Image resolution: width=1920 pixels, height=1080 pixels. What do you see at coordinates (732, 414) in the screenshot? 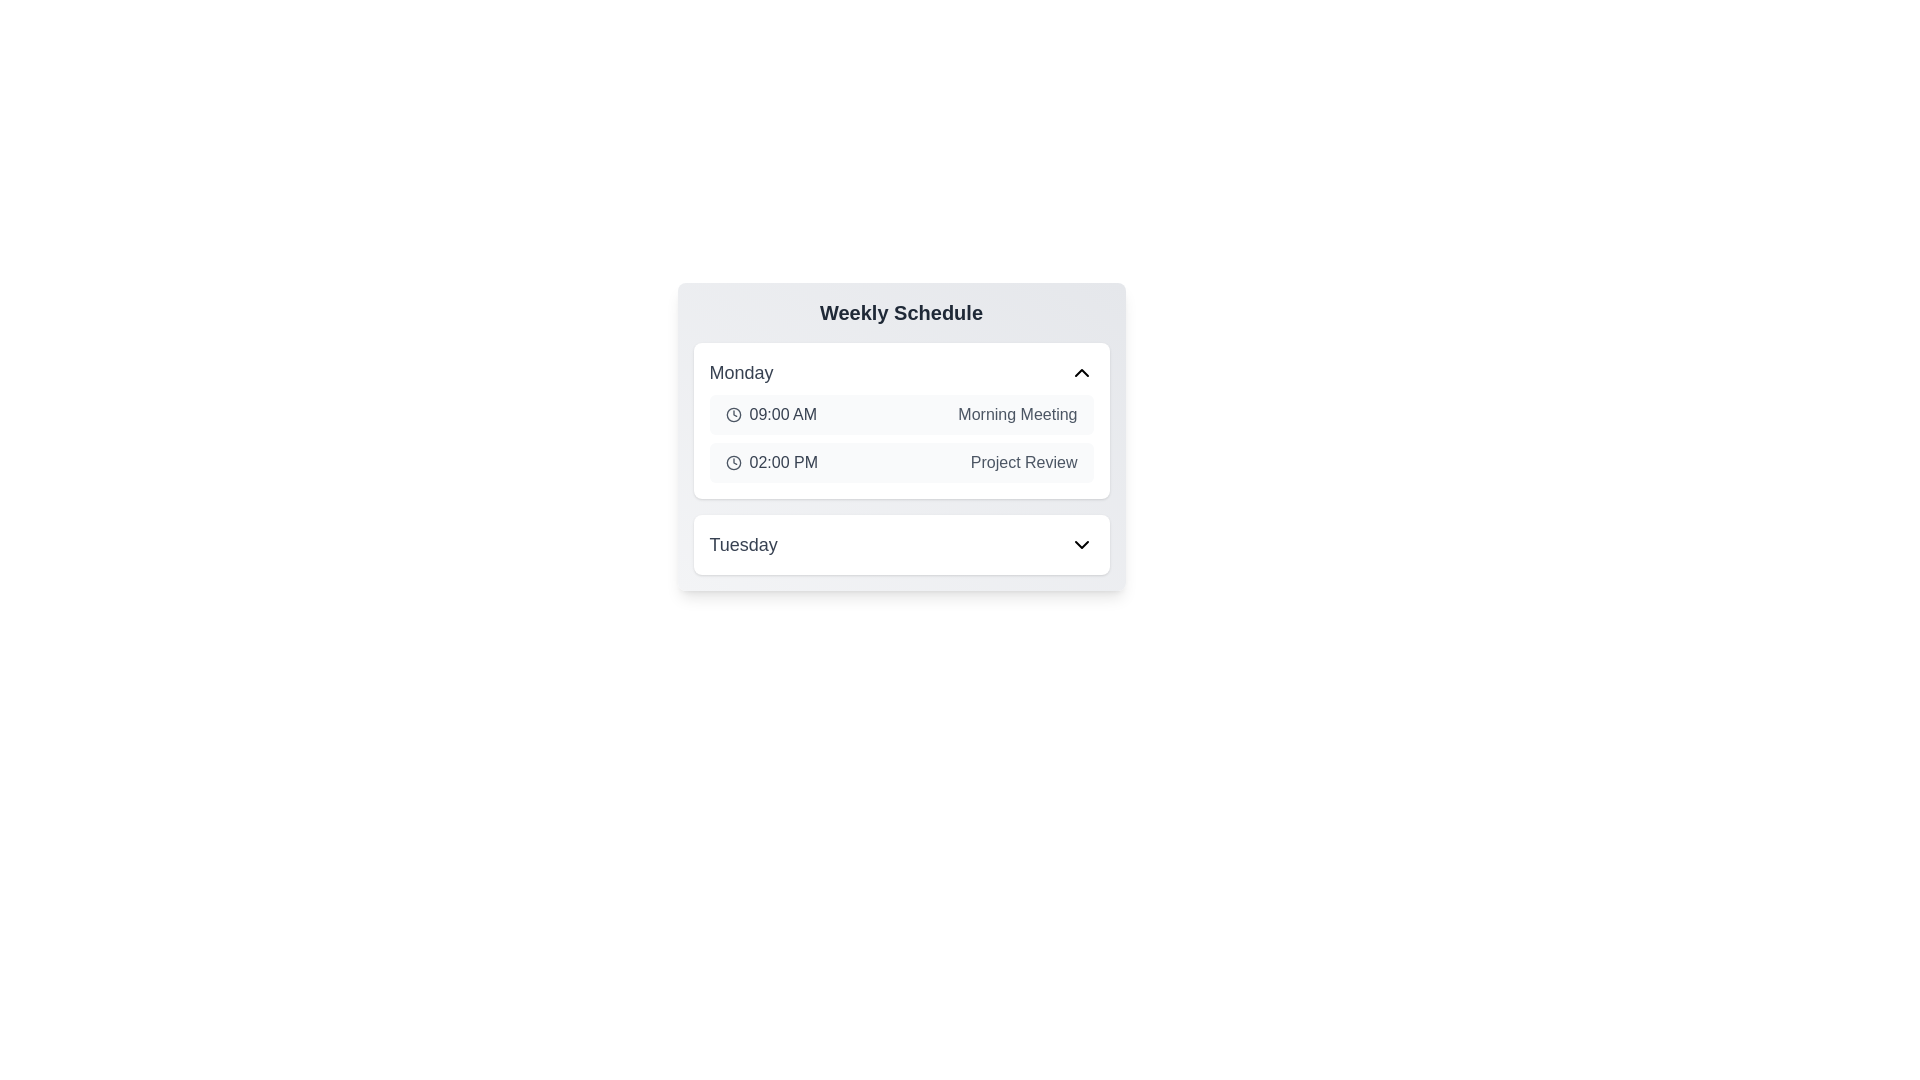
I see `the circular graphic element that is part of the clock icon located under the 'Monday' header in the 'Weekly Schedule' interface, adjacent to the time label '02:00 PM'` at bounding box center [732, 414].